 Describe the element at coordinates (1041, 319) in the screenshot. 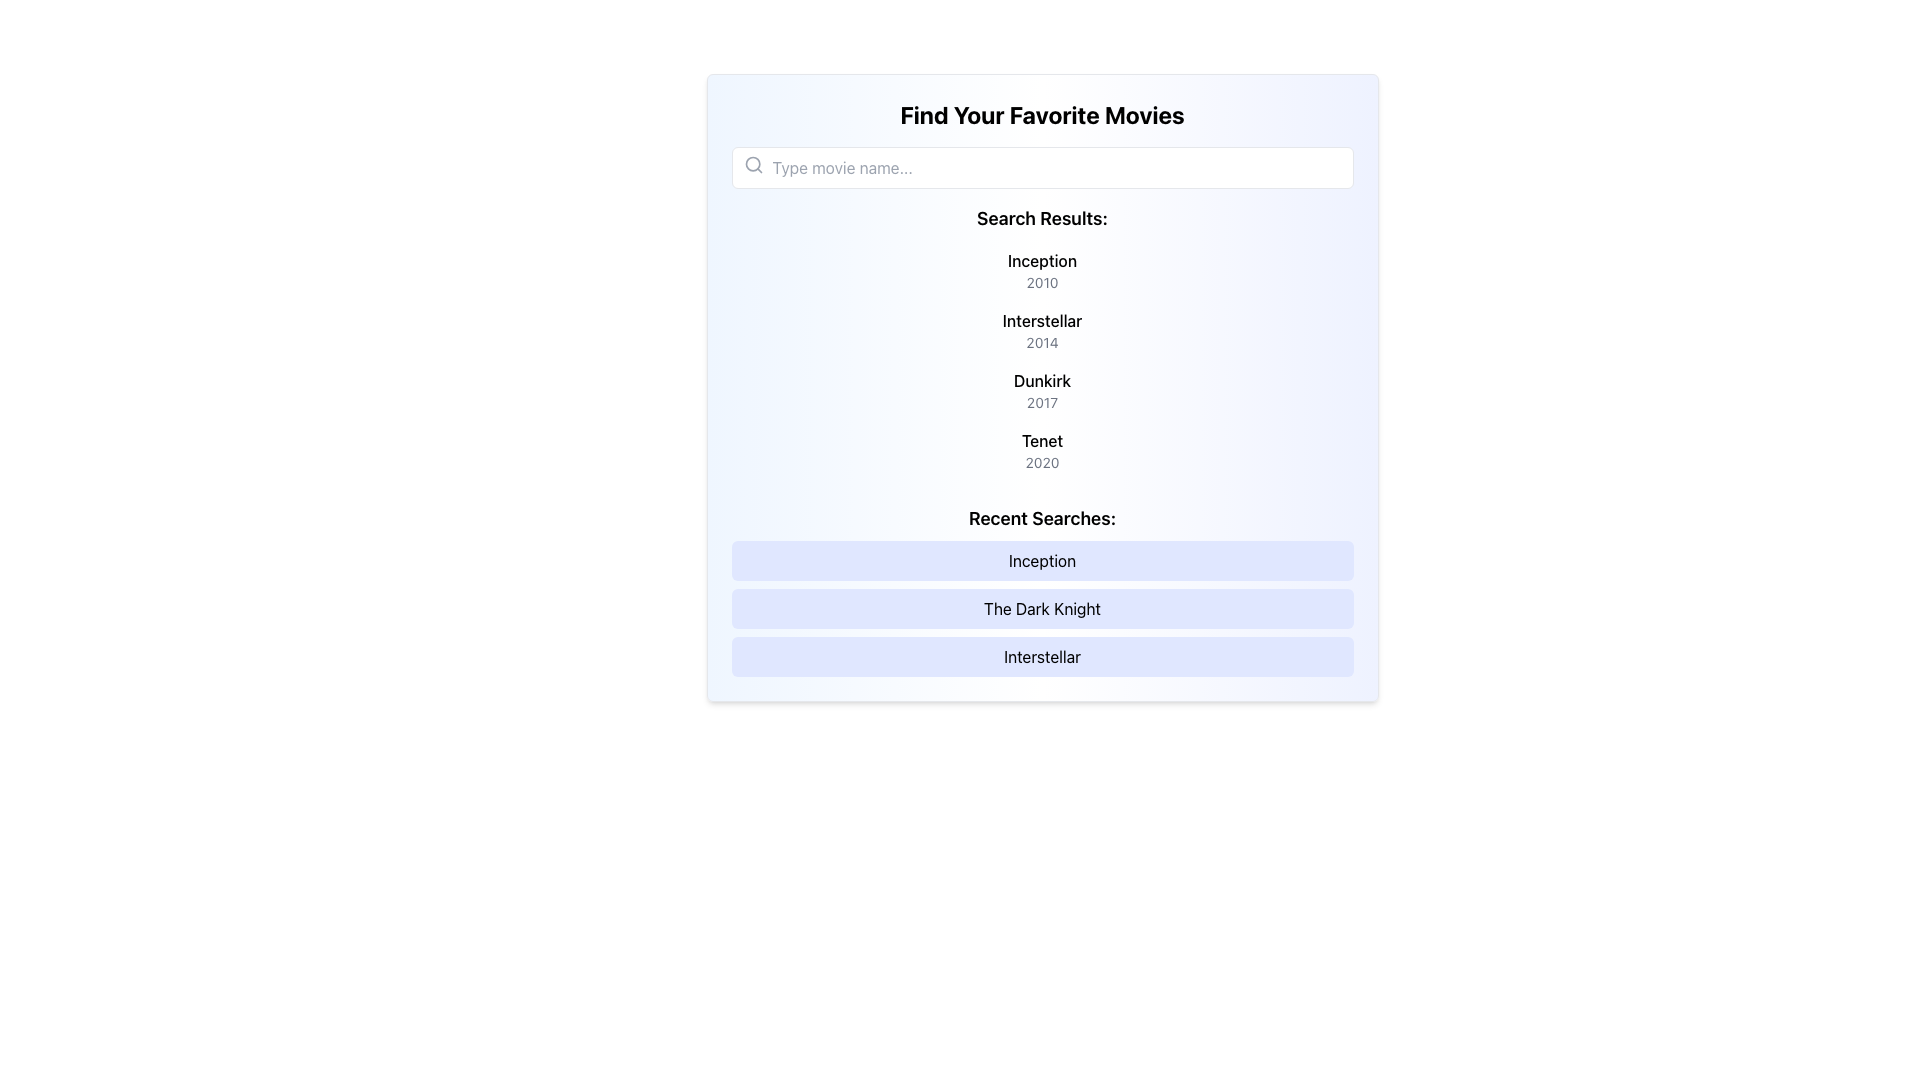

I see `the text label displaying the movie name, which is positioned above the release year label '2014' in the search result entry` at that location.